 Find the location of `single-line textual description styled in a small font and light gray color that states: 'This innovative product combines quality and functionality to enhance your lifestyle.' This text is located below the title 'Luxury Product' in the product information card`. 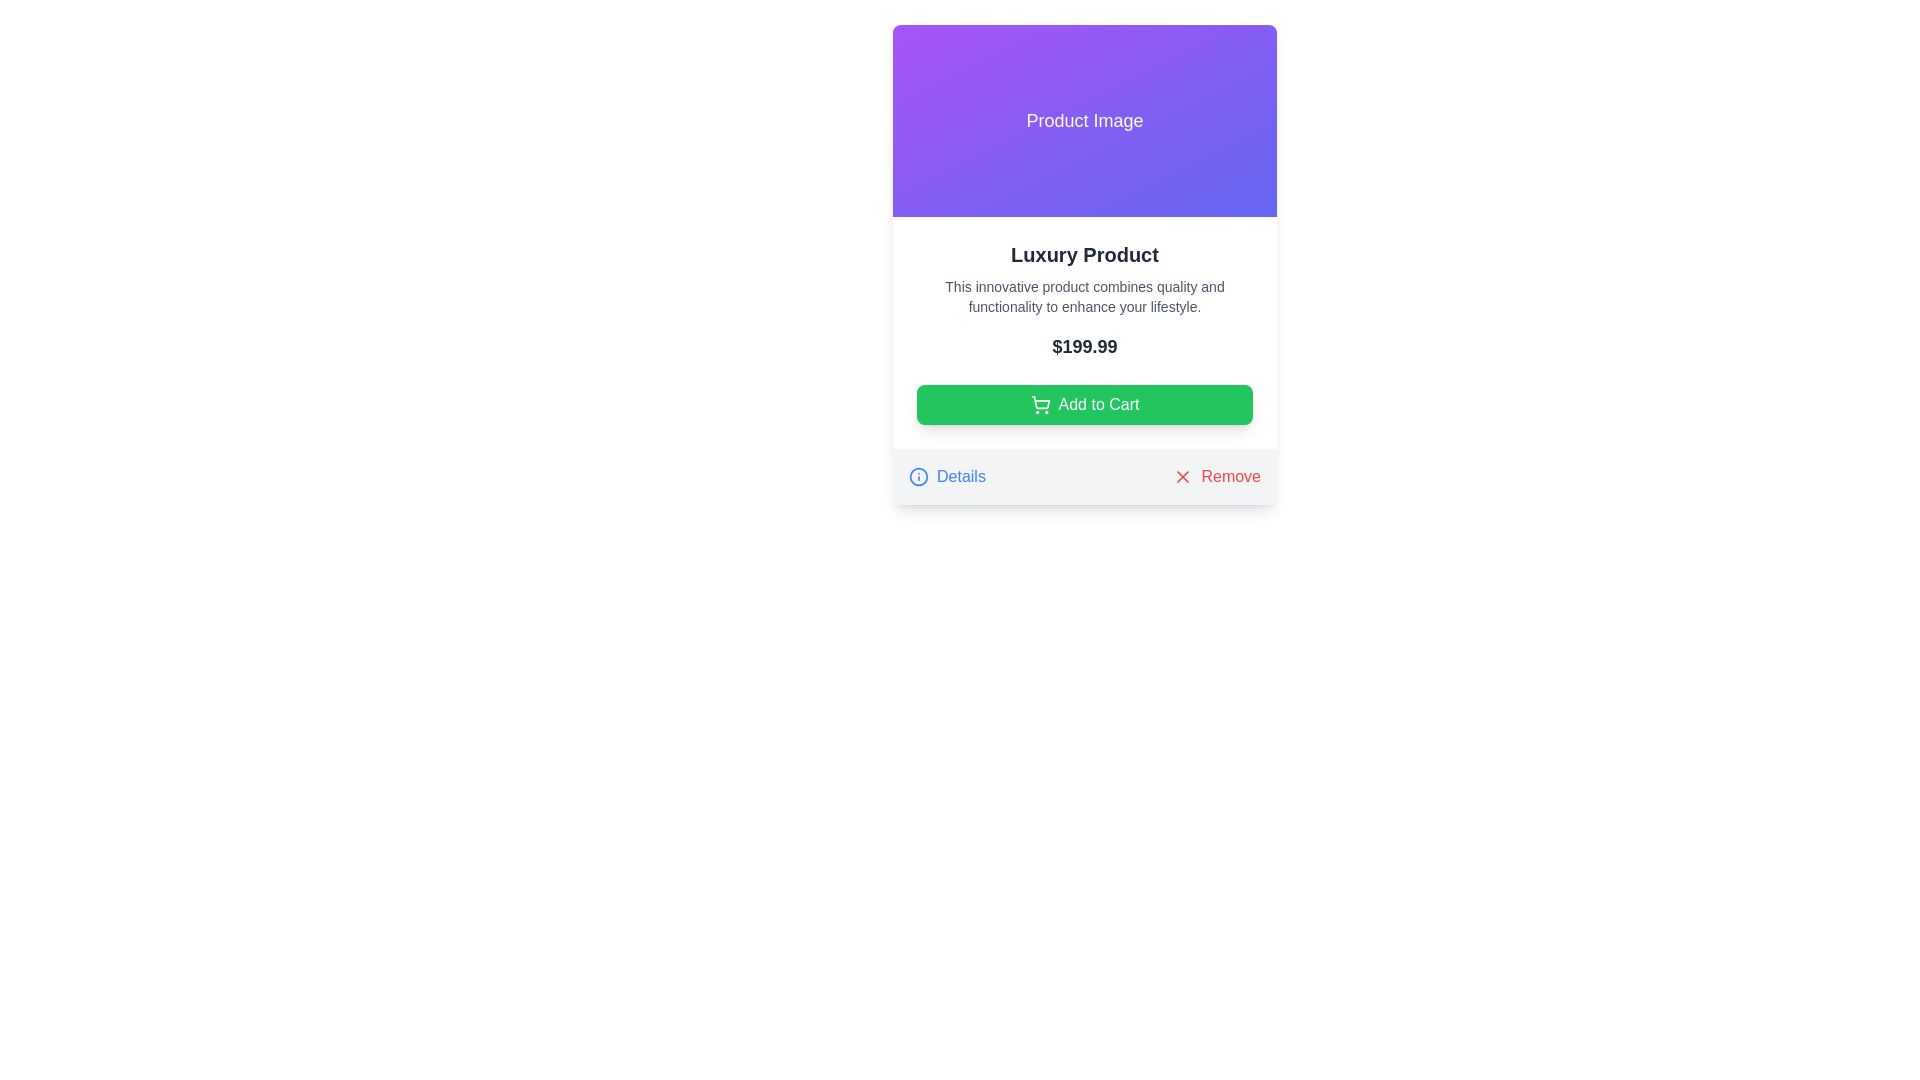

single-line textual description styled in a small font and light gray color that states: 'This innovative product combines quality and functionality to enhance your lifestyle.' This text is located below the title 'Luxury Product' in the product information card is located at coordinates (1083, 297).